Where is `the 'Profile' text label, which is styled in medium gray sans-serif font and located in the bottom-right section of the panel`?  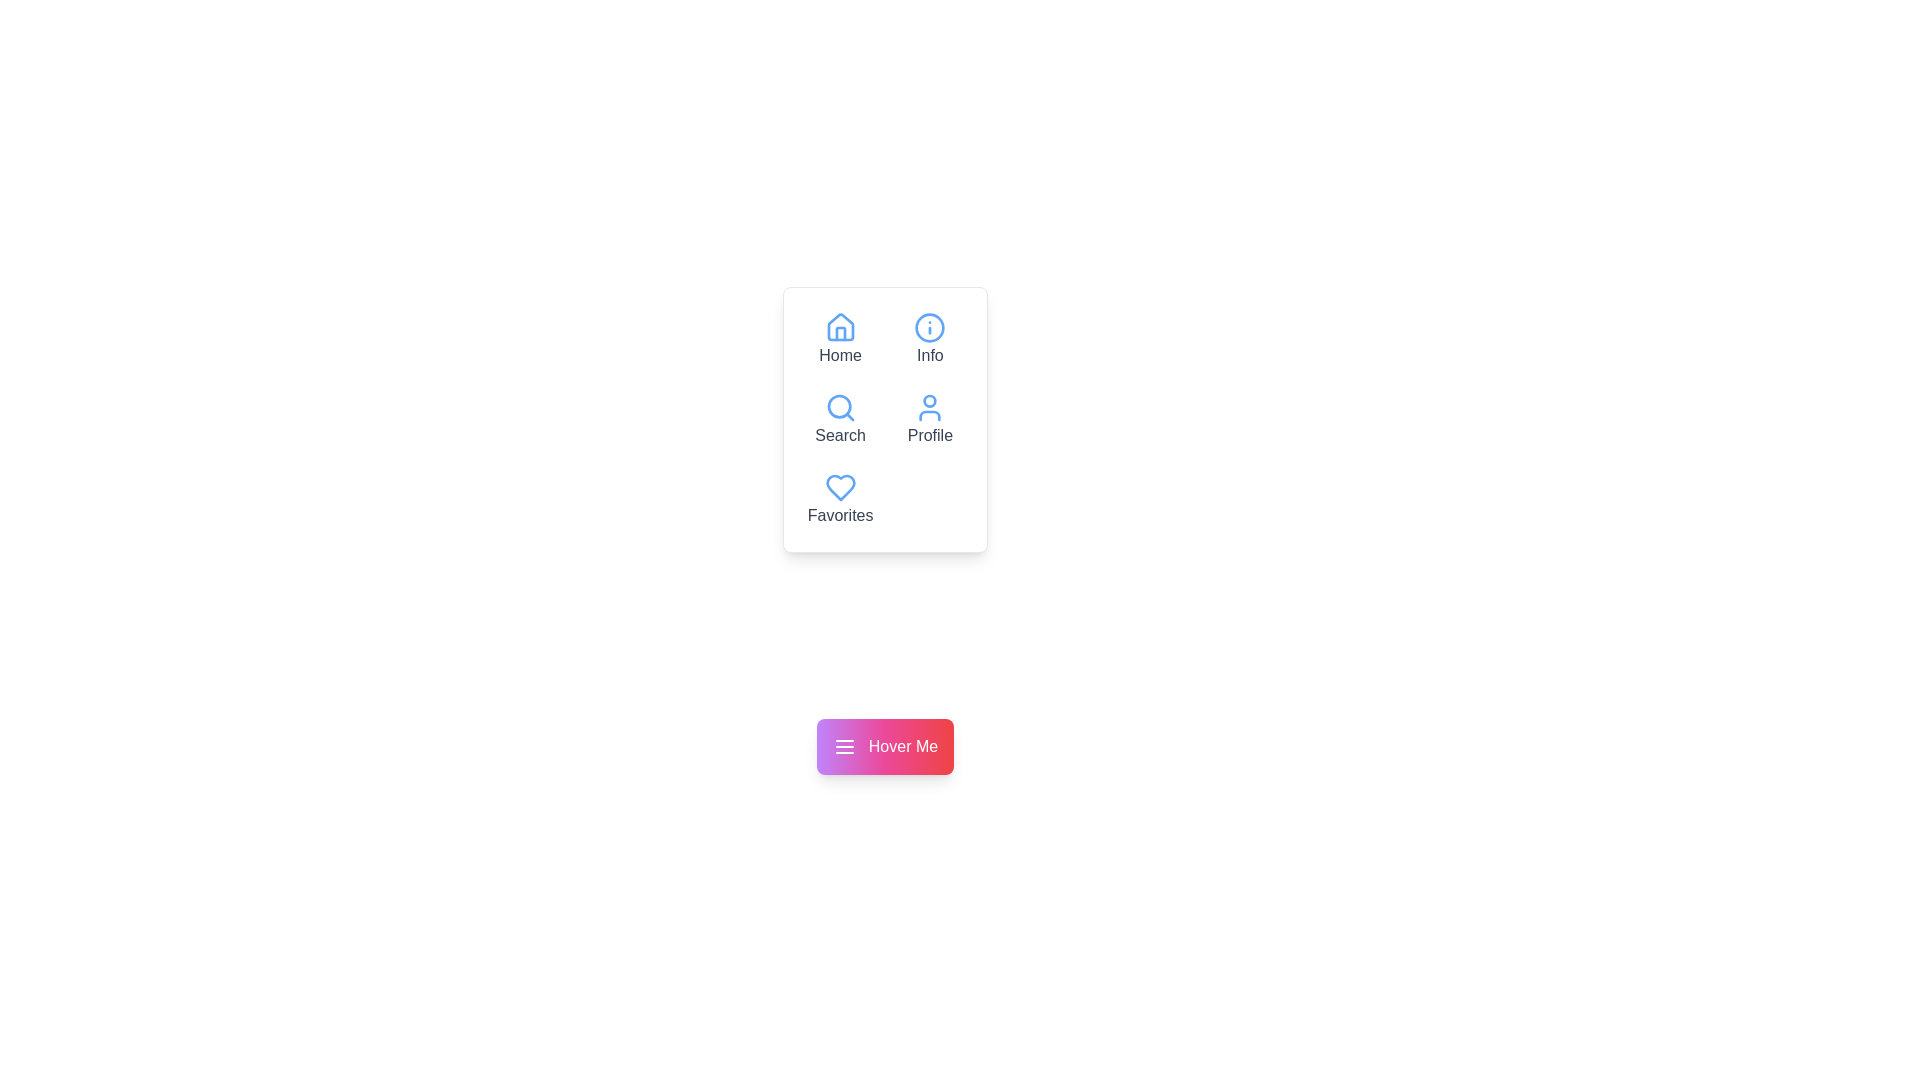
the 'Profile' text label, which is styled in medium gray sans-serif font and located in the bottom-right section of the panel is located at coordinates (929, 434).